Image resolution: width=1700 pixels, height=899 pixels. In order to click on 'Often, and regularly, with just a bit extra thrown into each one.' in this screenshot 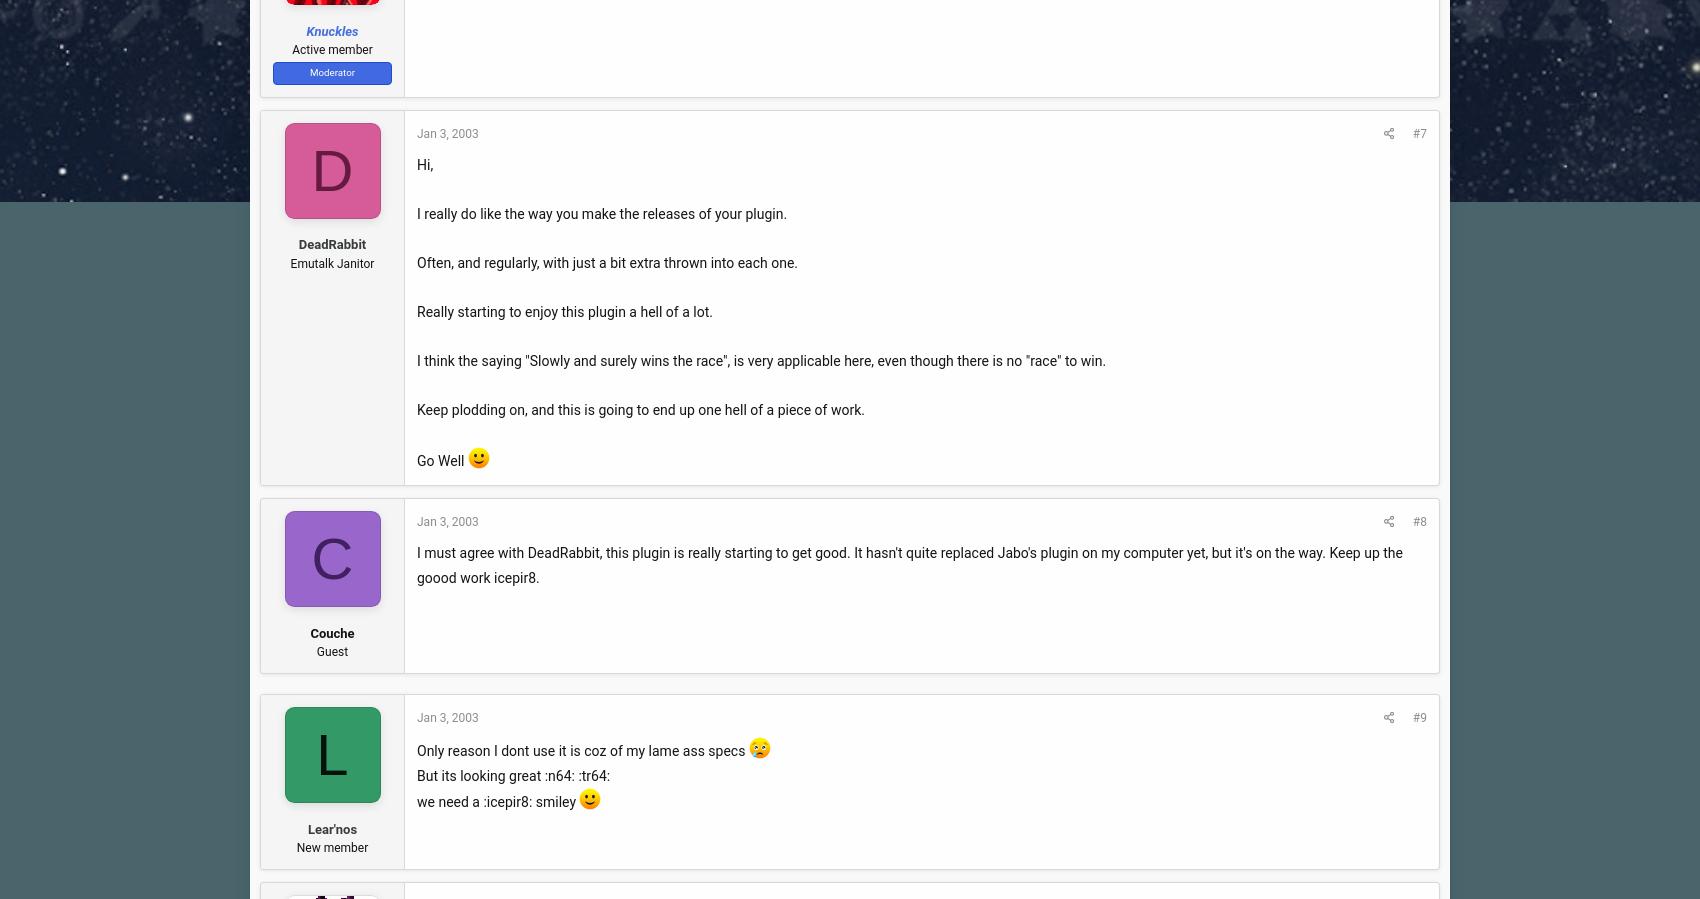, I will do `click(606, 261)`.